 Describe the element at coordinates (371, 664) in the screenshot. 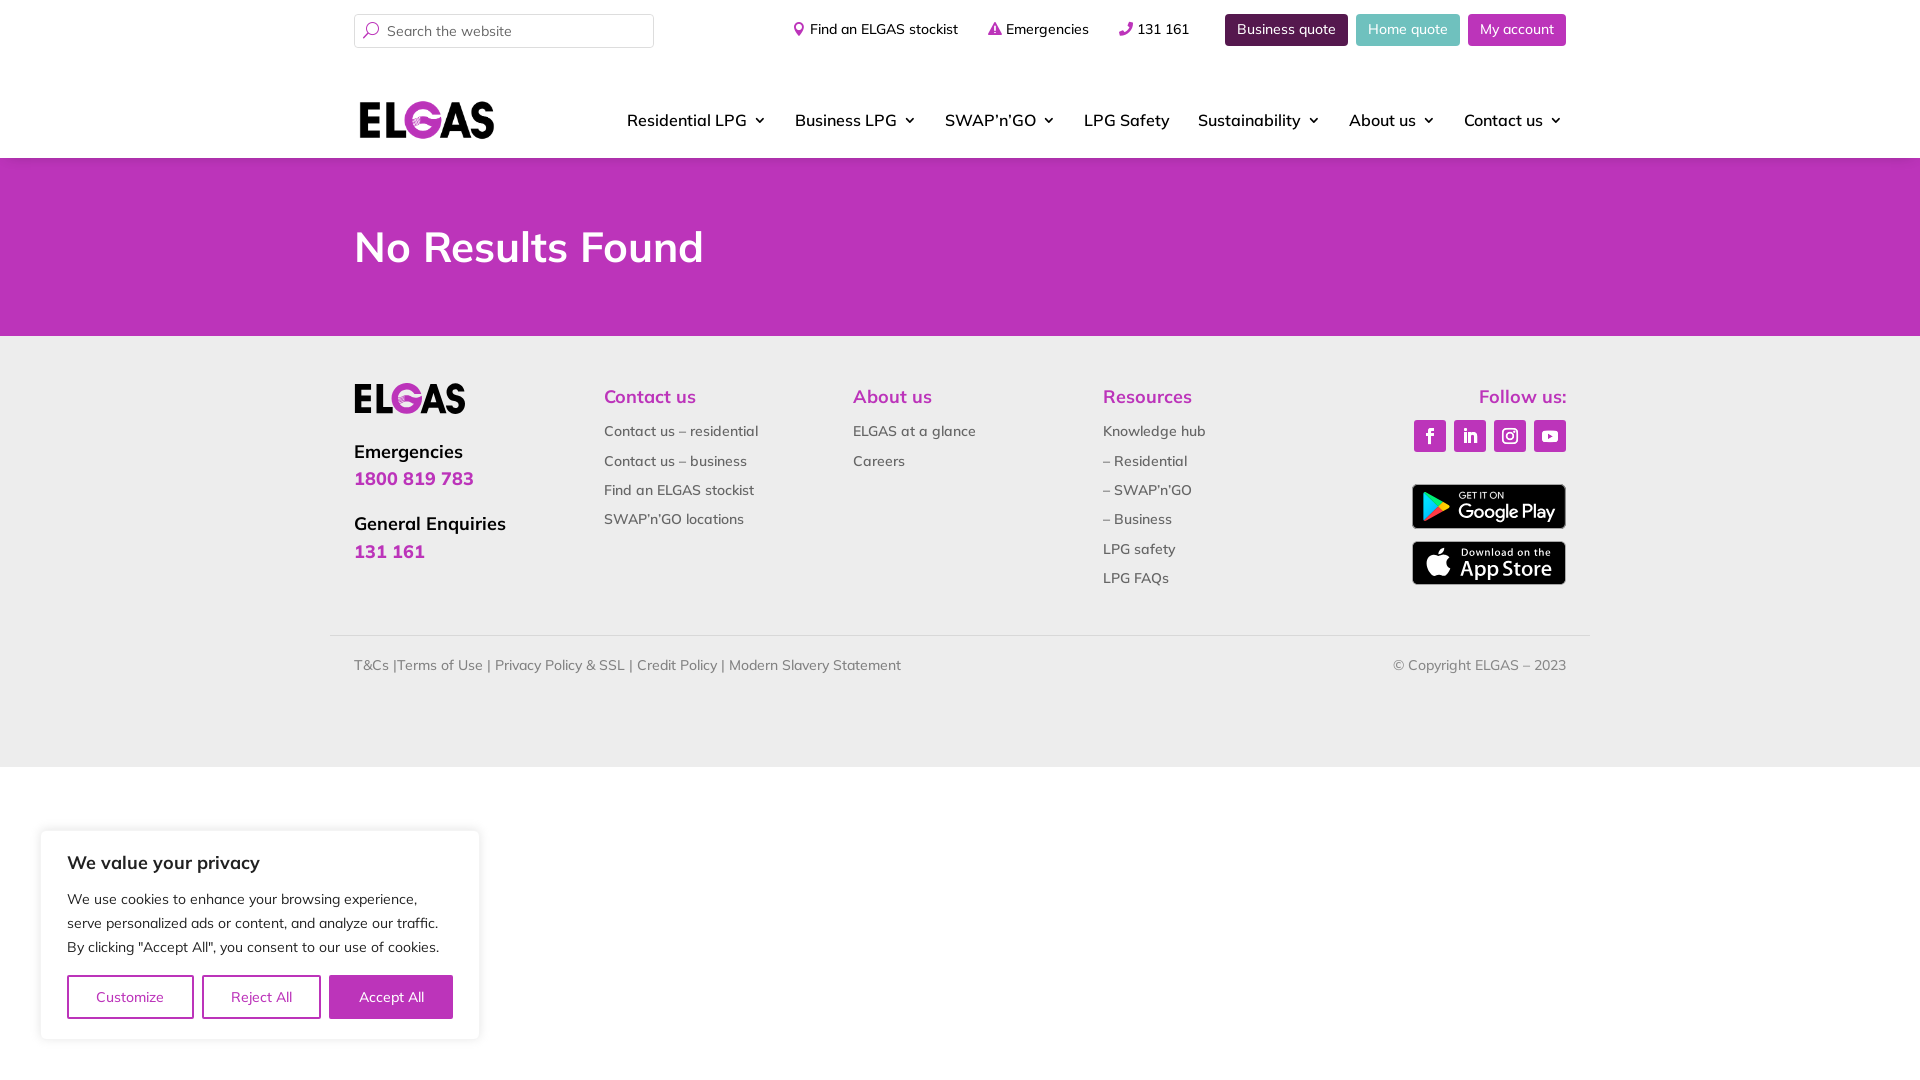

I see `'T&Cs'` at that location.